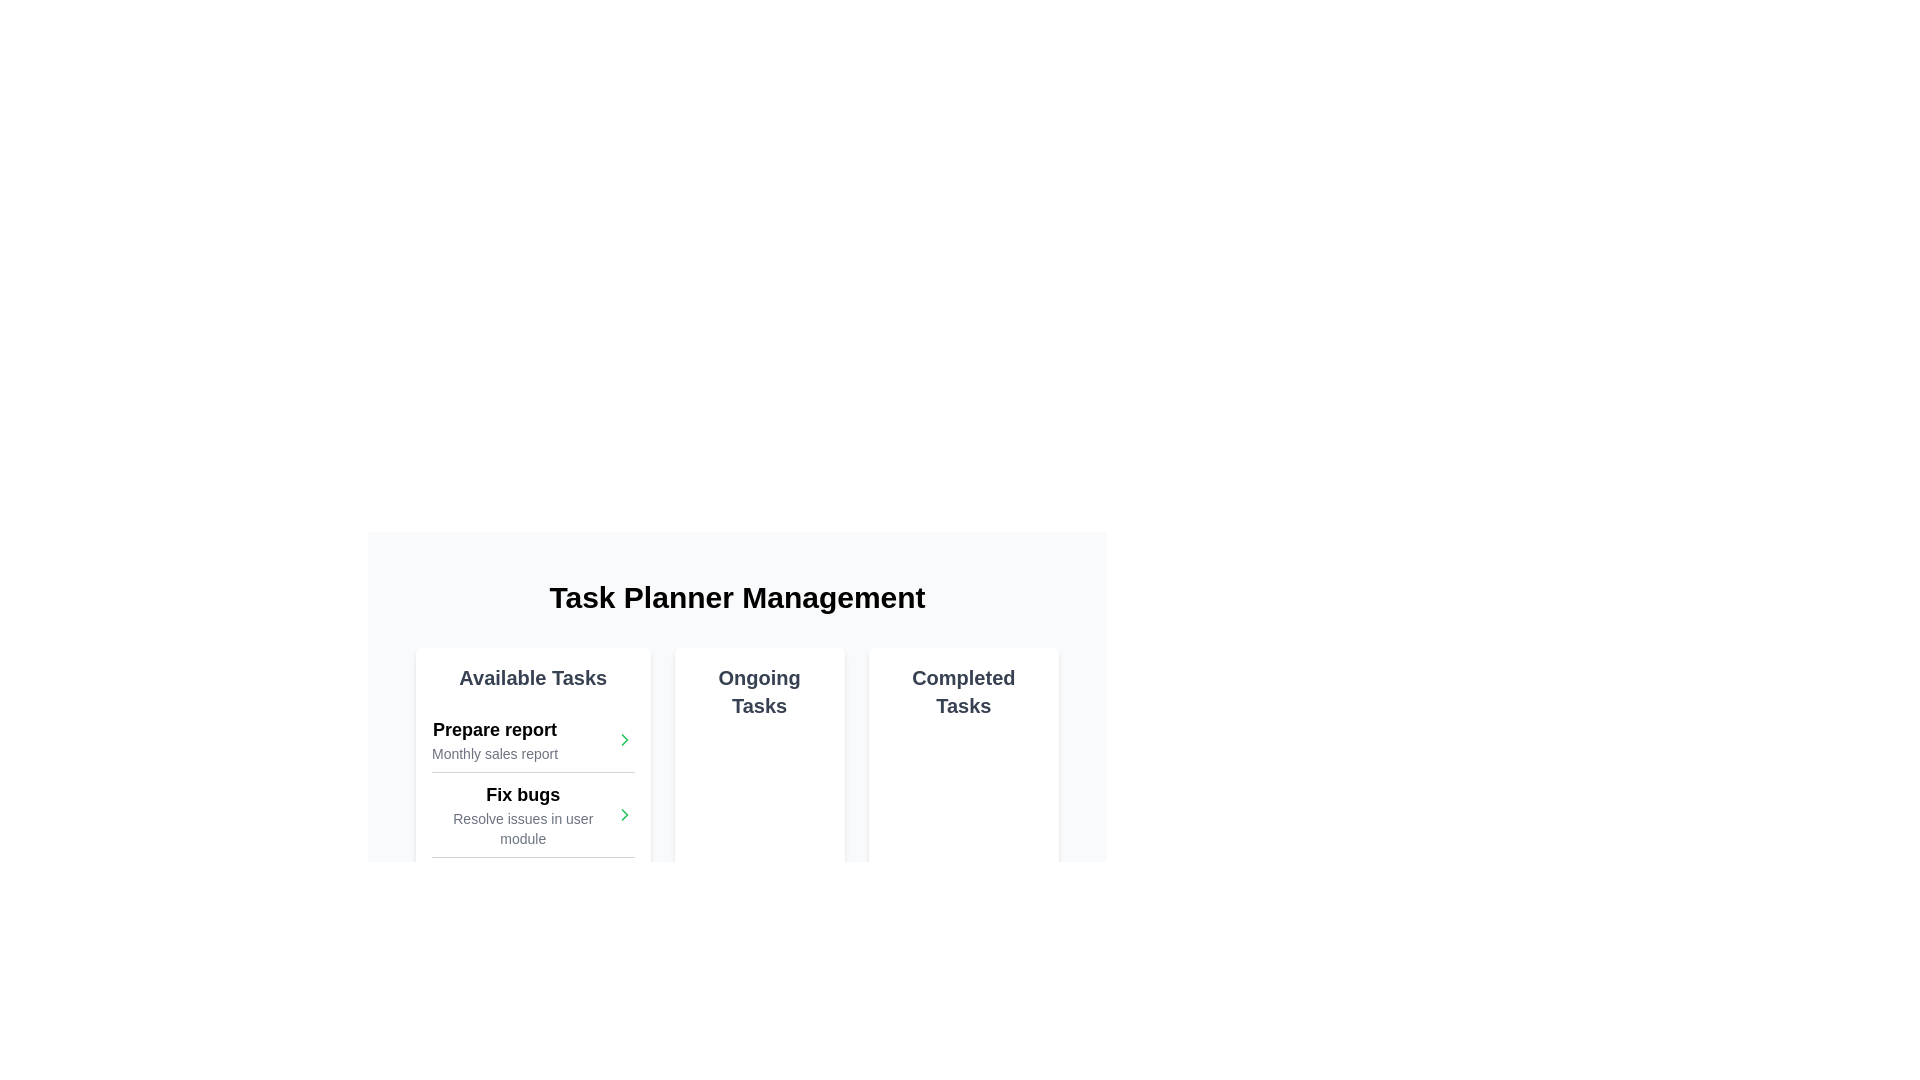 The height and width of the screenshot is (1080, 1920). What do you see at coordinates (523, 793) in the screenshot?
I see `text label 'Fix bugs' located under the 'Available Tasks' section, which is the second task item in the list` at bounding box center [523, 793].